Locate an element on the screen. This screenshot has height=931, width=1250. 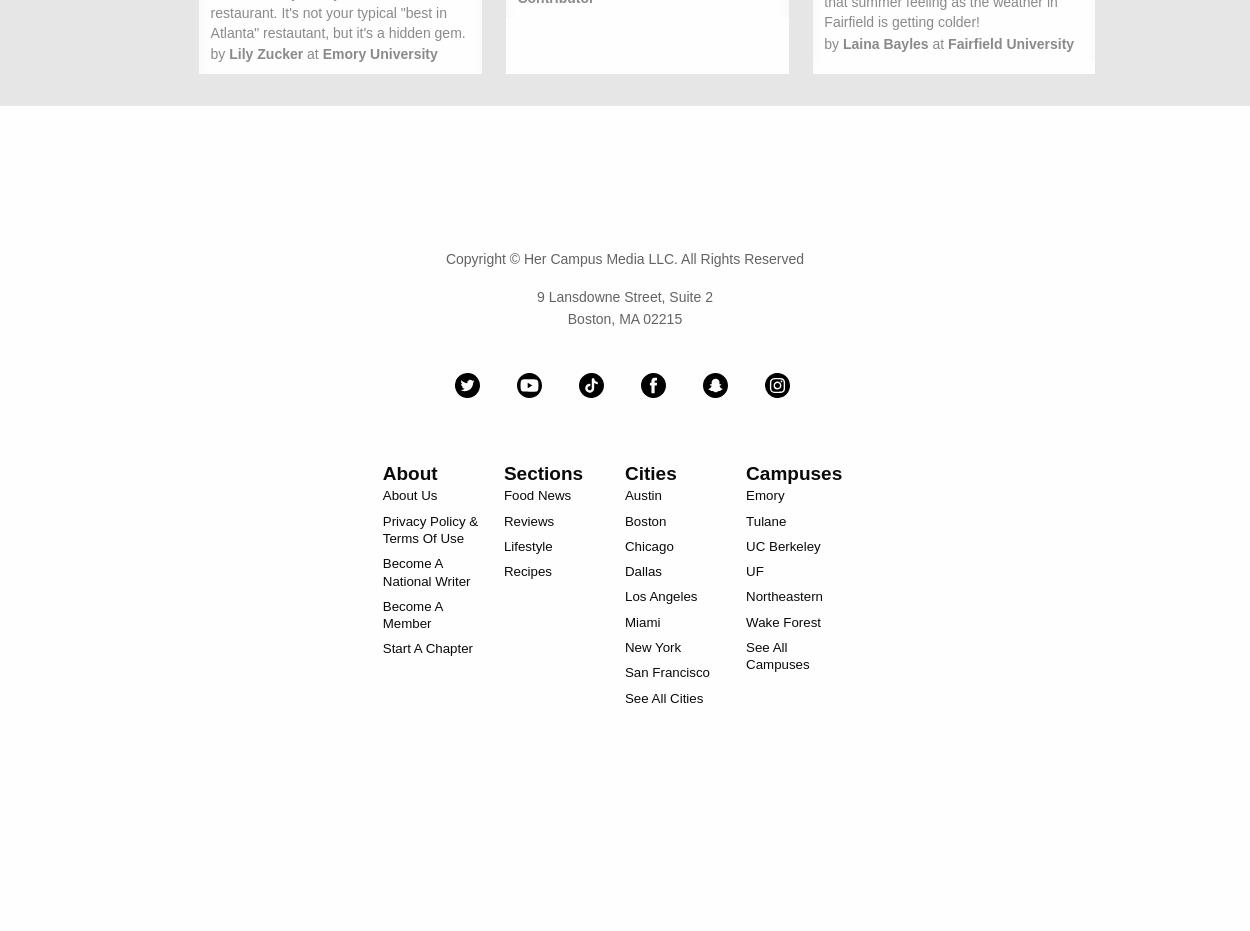
'Northeastern' is located at coordinates (784, 595).